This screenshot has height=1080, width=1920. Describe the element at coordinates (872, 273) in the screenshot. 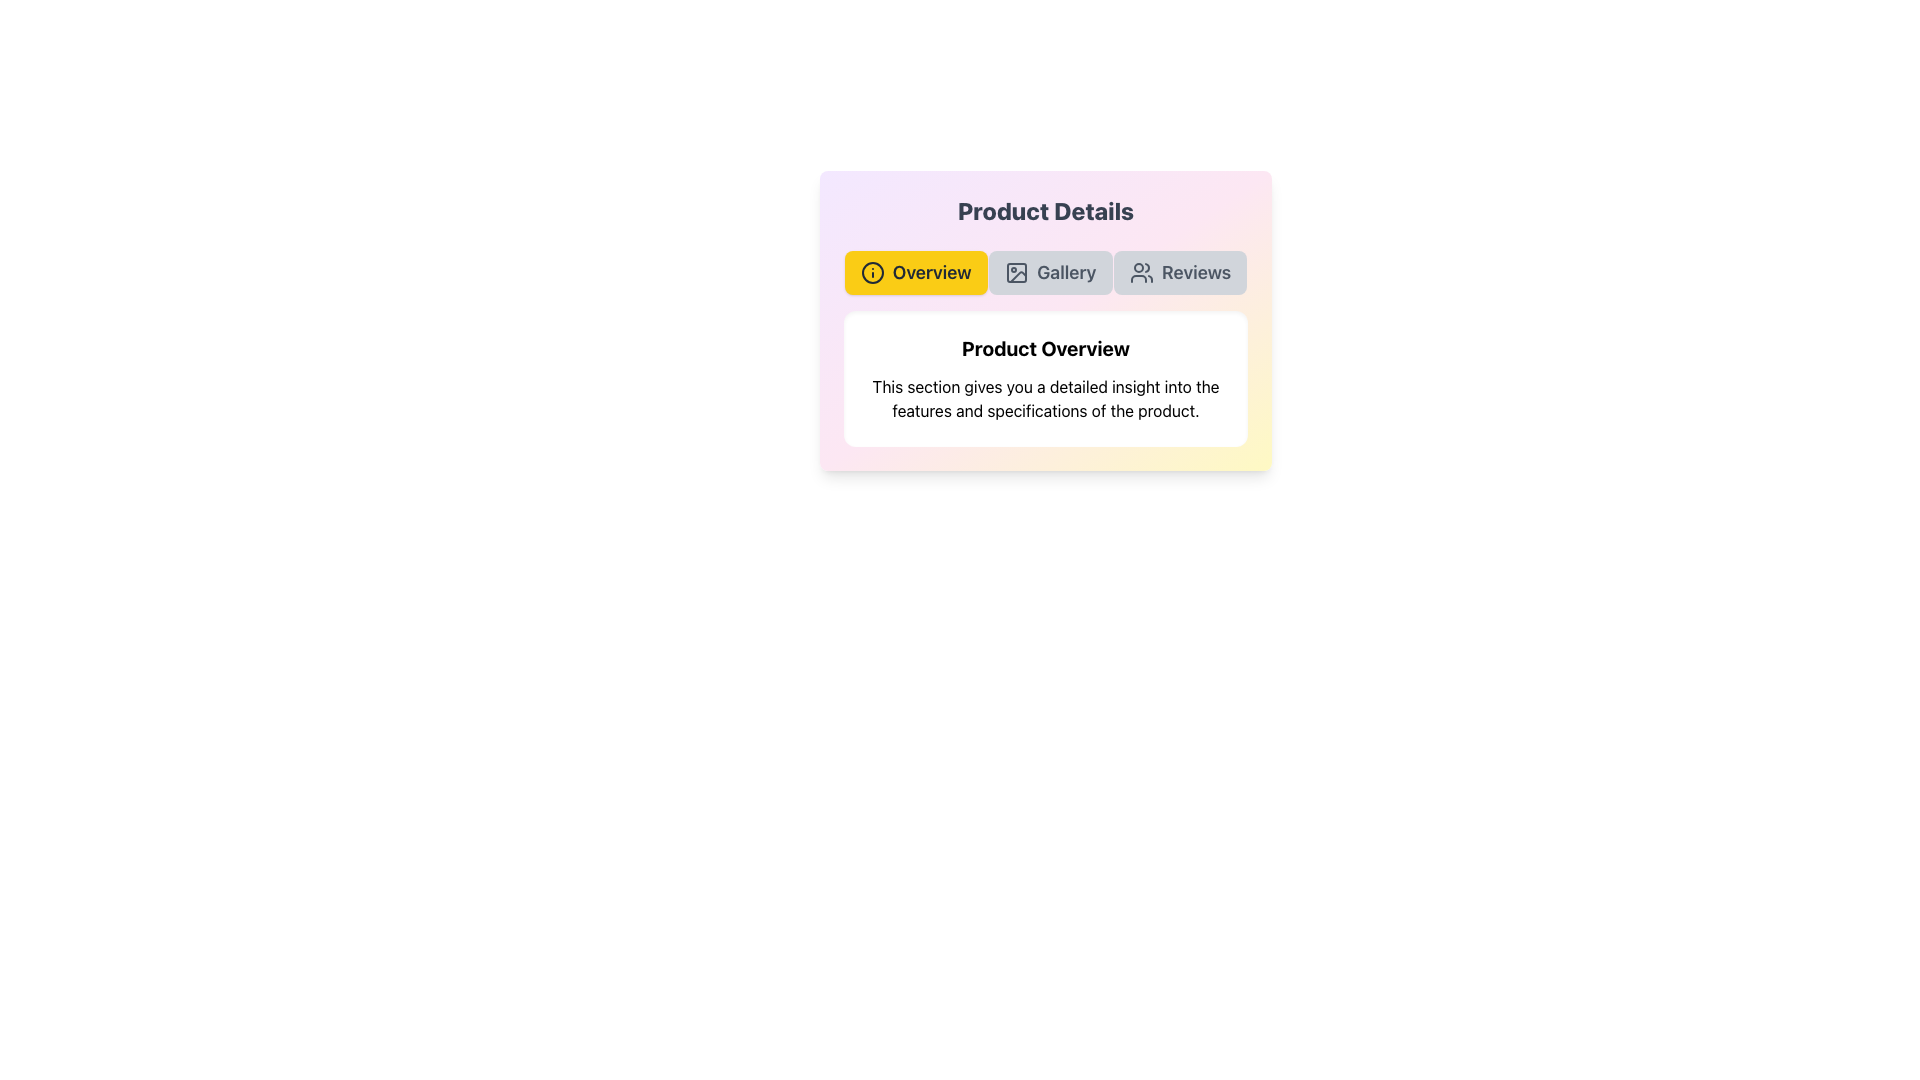

I see `the 'Overview' button which contains the icon on its left side, enhancing recognition of its purpose` at that location.